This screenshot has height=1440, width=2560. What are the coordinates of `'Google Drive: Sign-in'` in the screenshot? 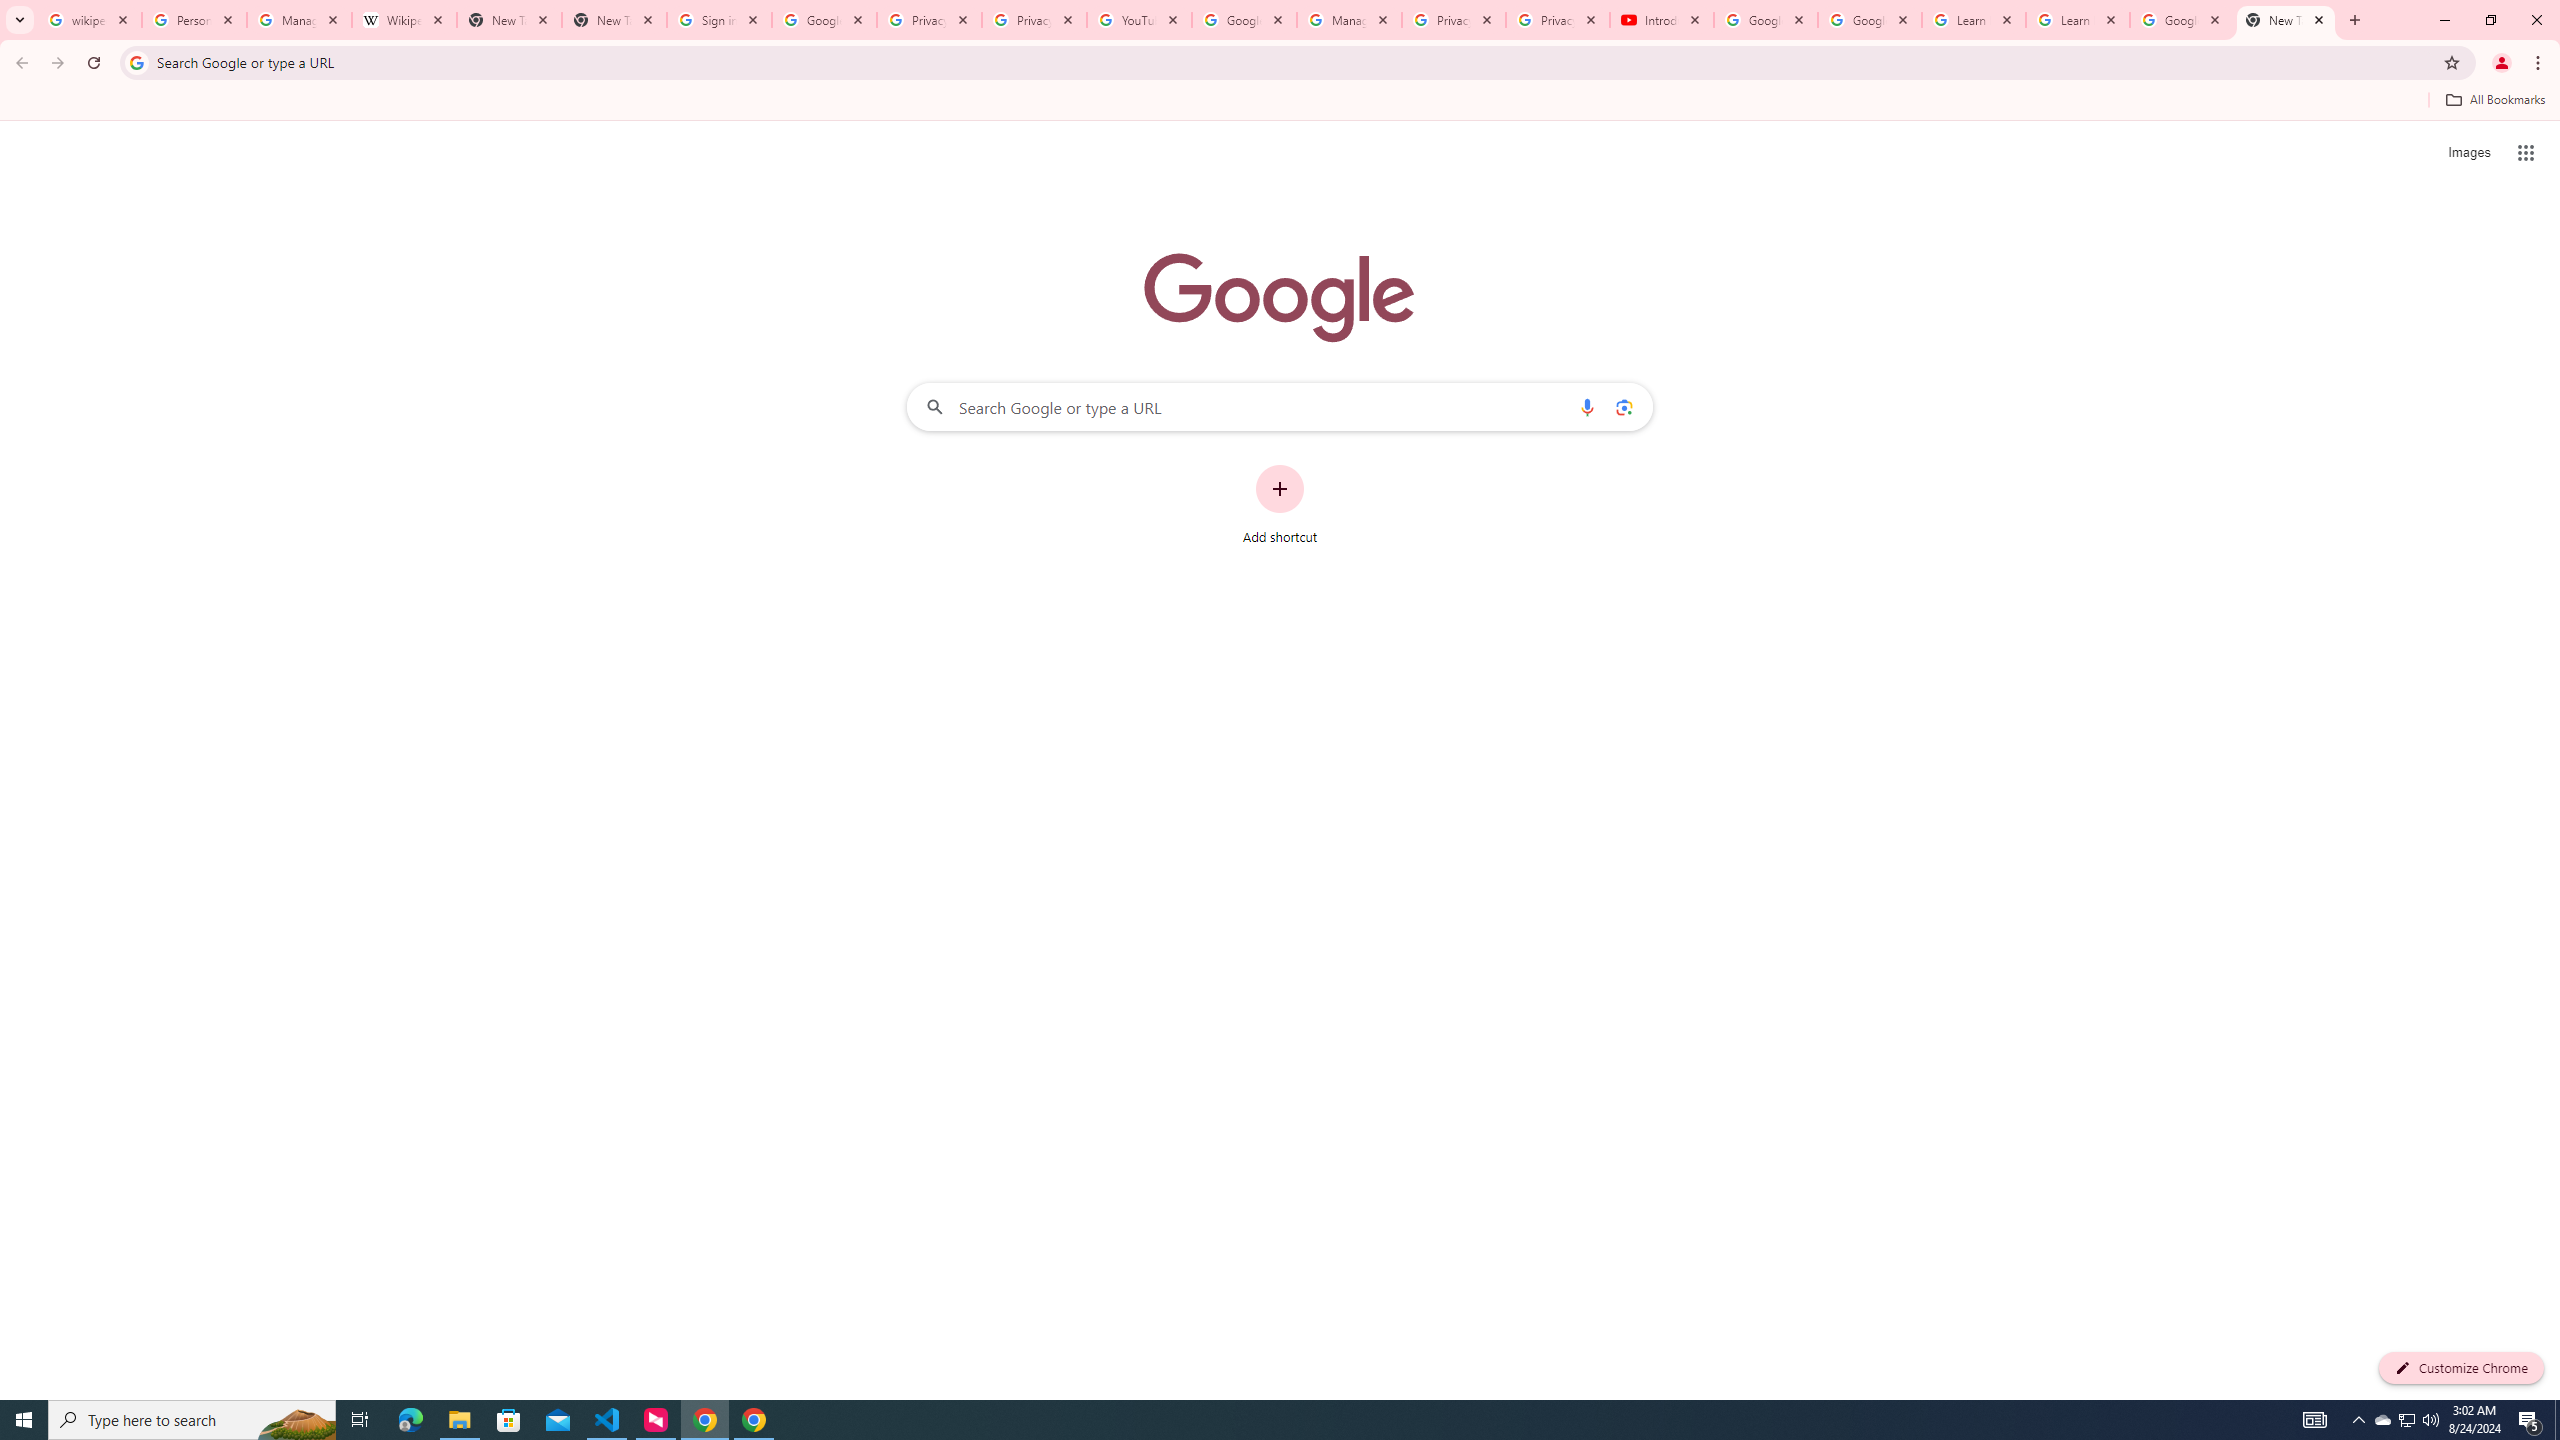 It's located at (823, 19).